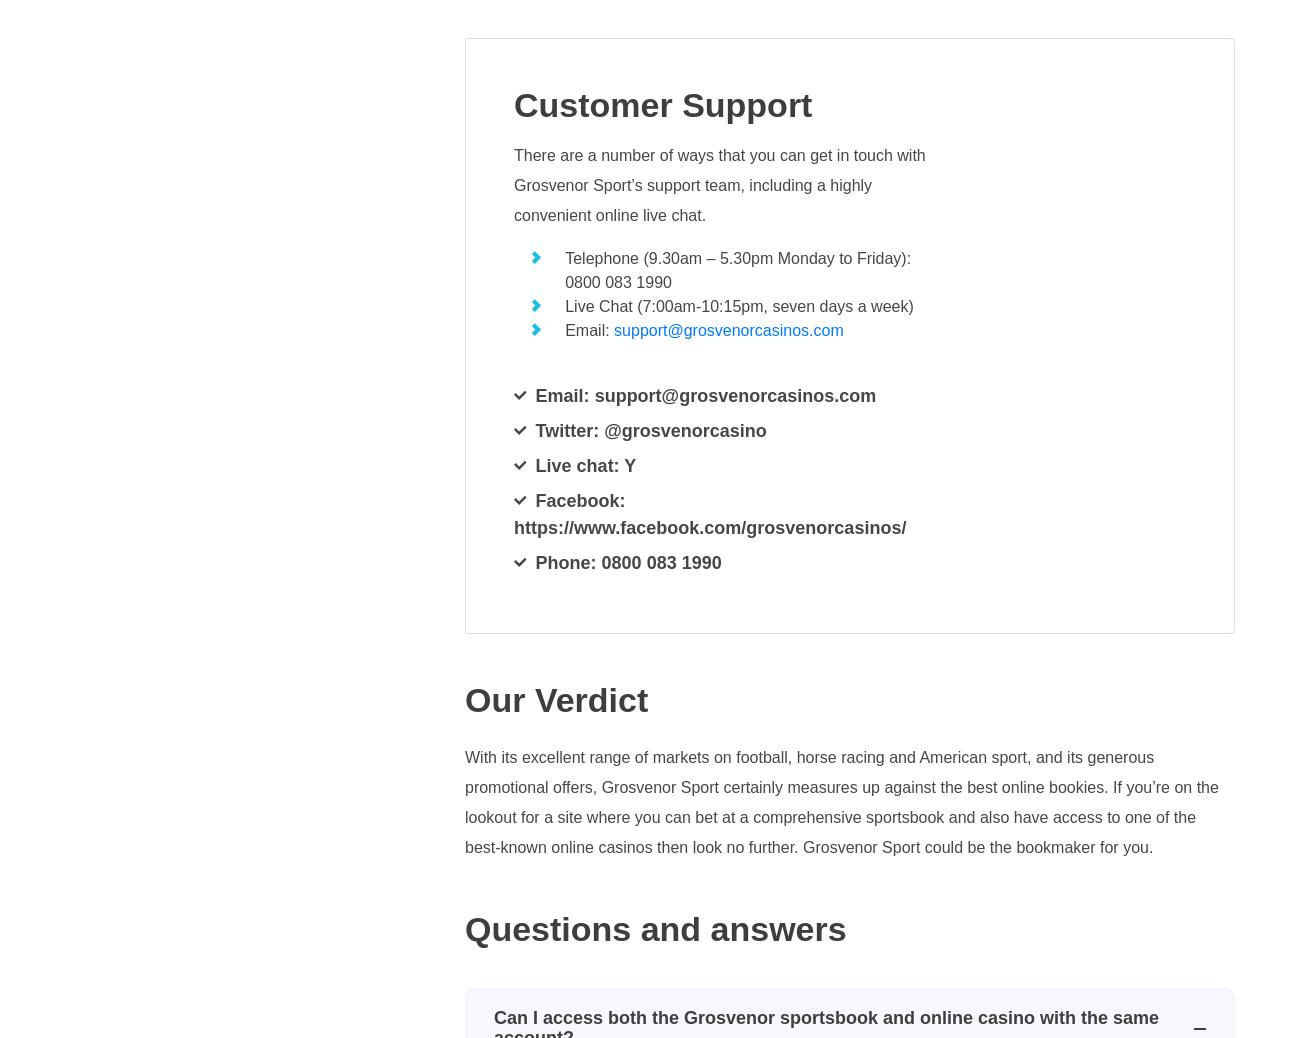 The image size is (1300, 1038). What do you see at coordinates (709, 513) in the screenshot?
I see `'Facebook: https://www.facebook.com/grosvenorcasinos/'` at bounding box center [709, 513].